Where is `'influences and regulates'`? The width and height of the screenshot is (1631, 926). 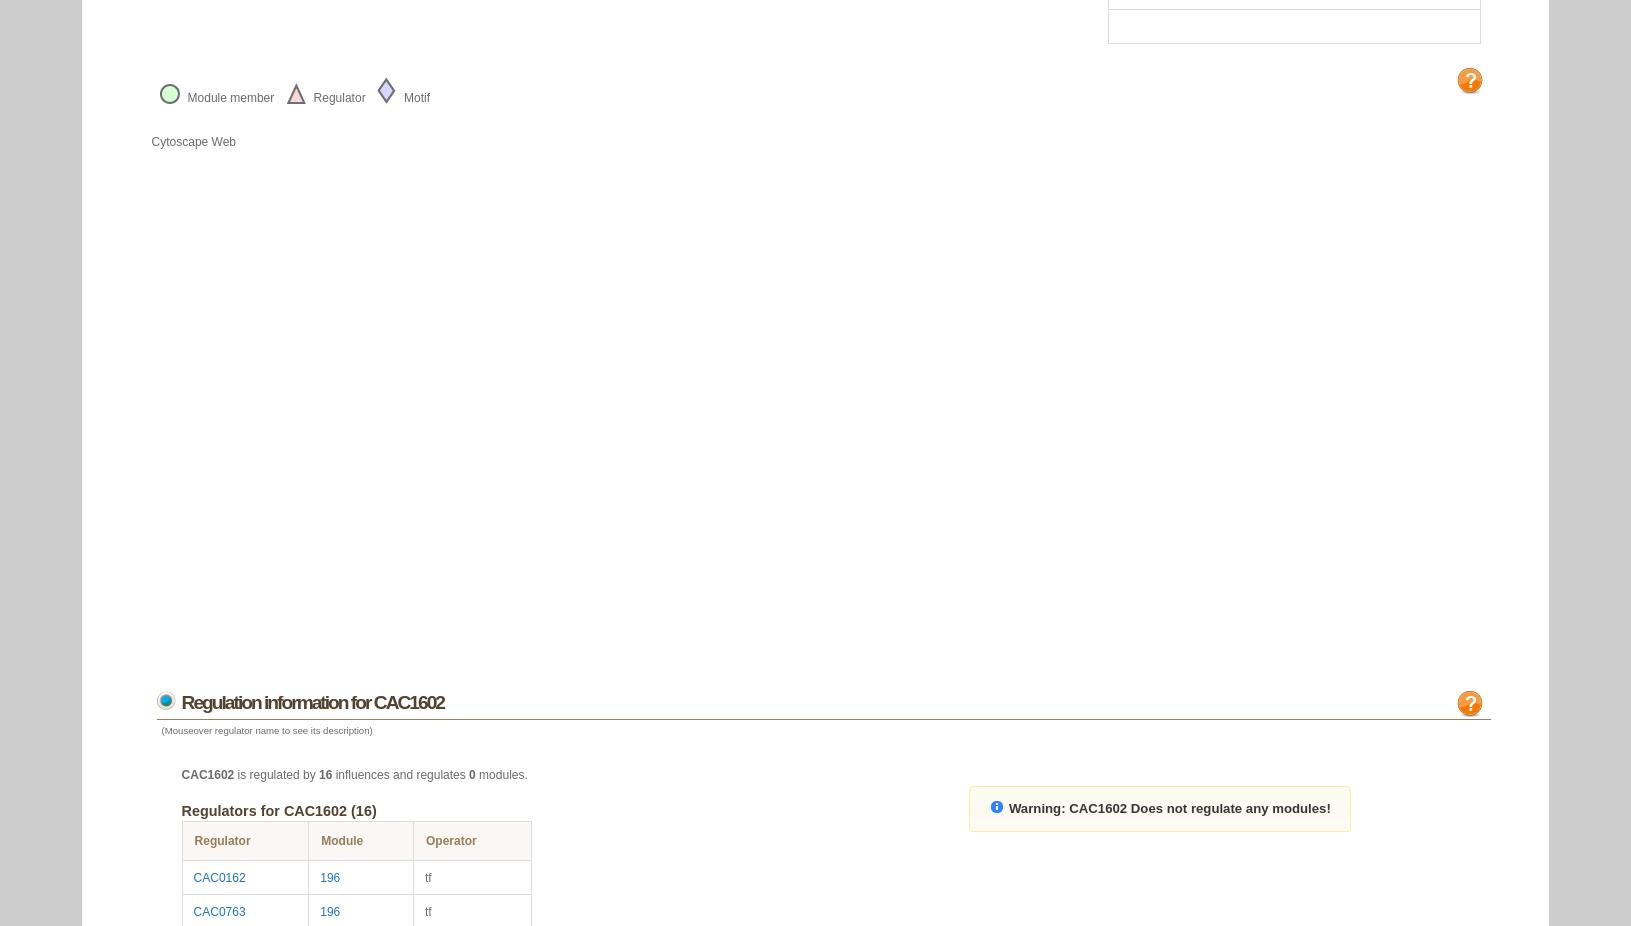 'influences and regulates' is located at coordinates (400, 774).